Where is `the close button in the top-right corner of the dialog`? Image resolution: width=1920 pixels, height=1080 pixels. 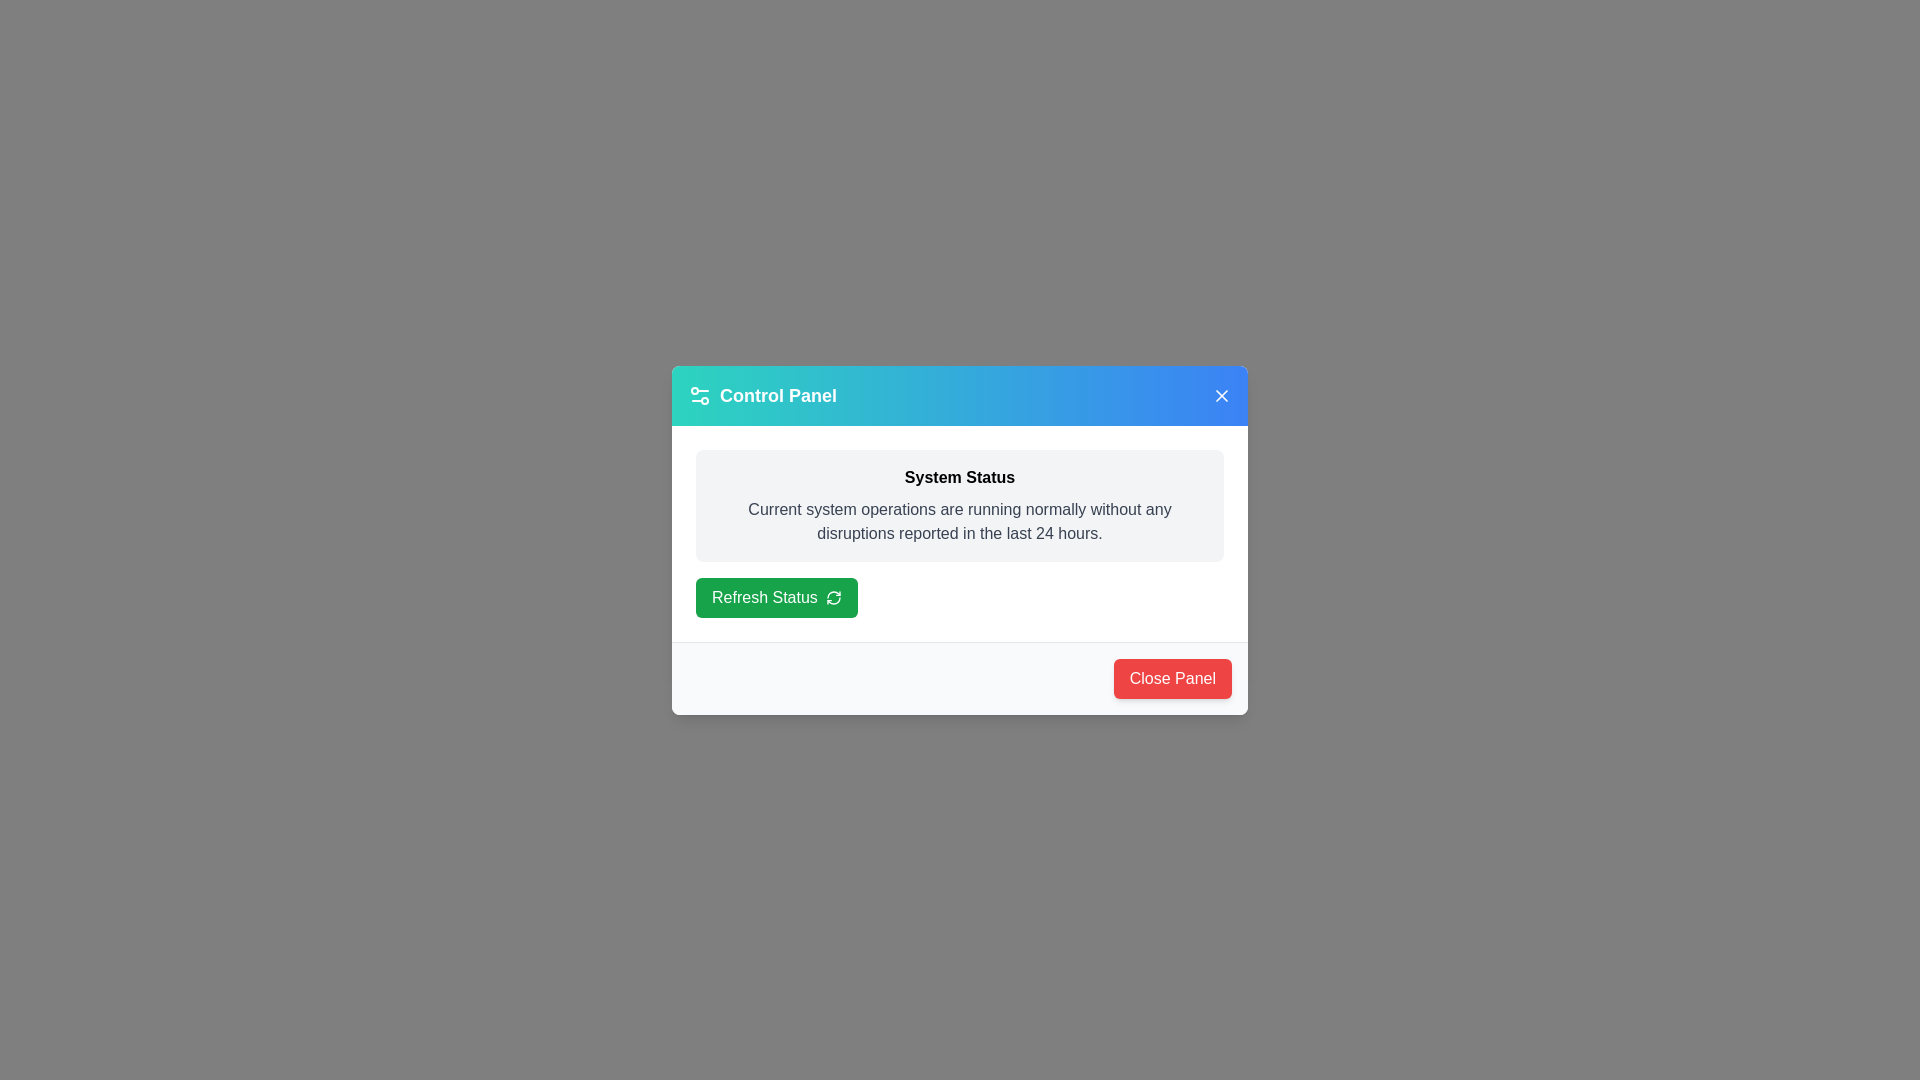 the close button in the top-right corner of the dialog is located at coordinates (1221, 395).